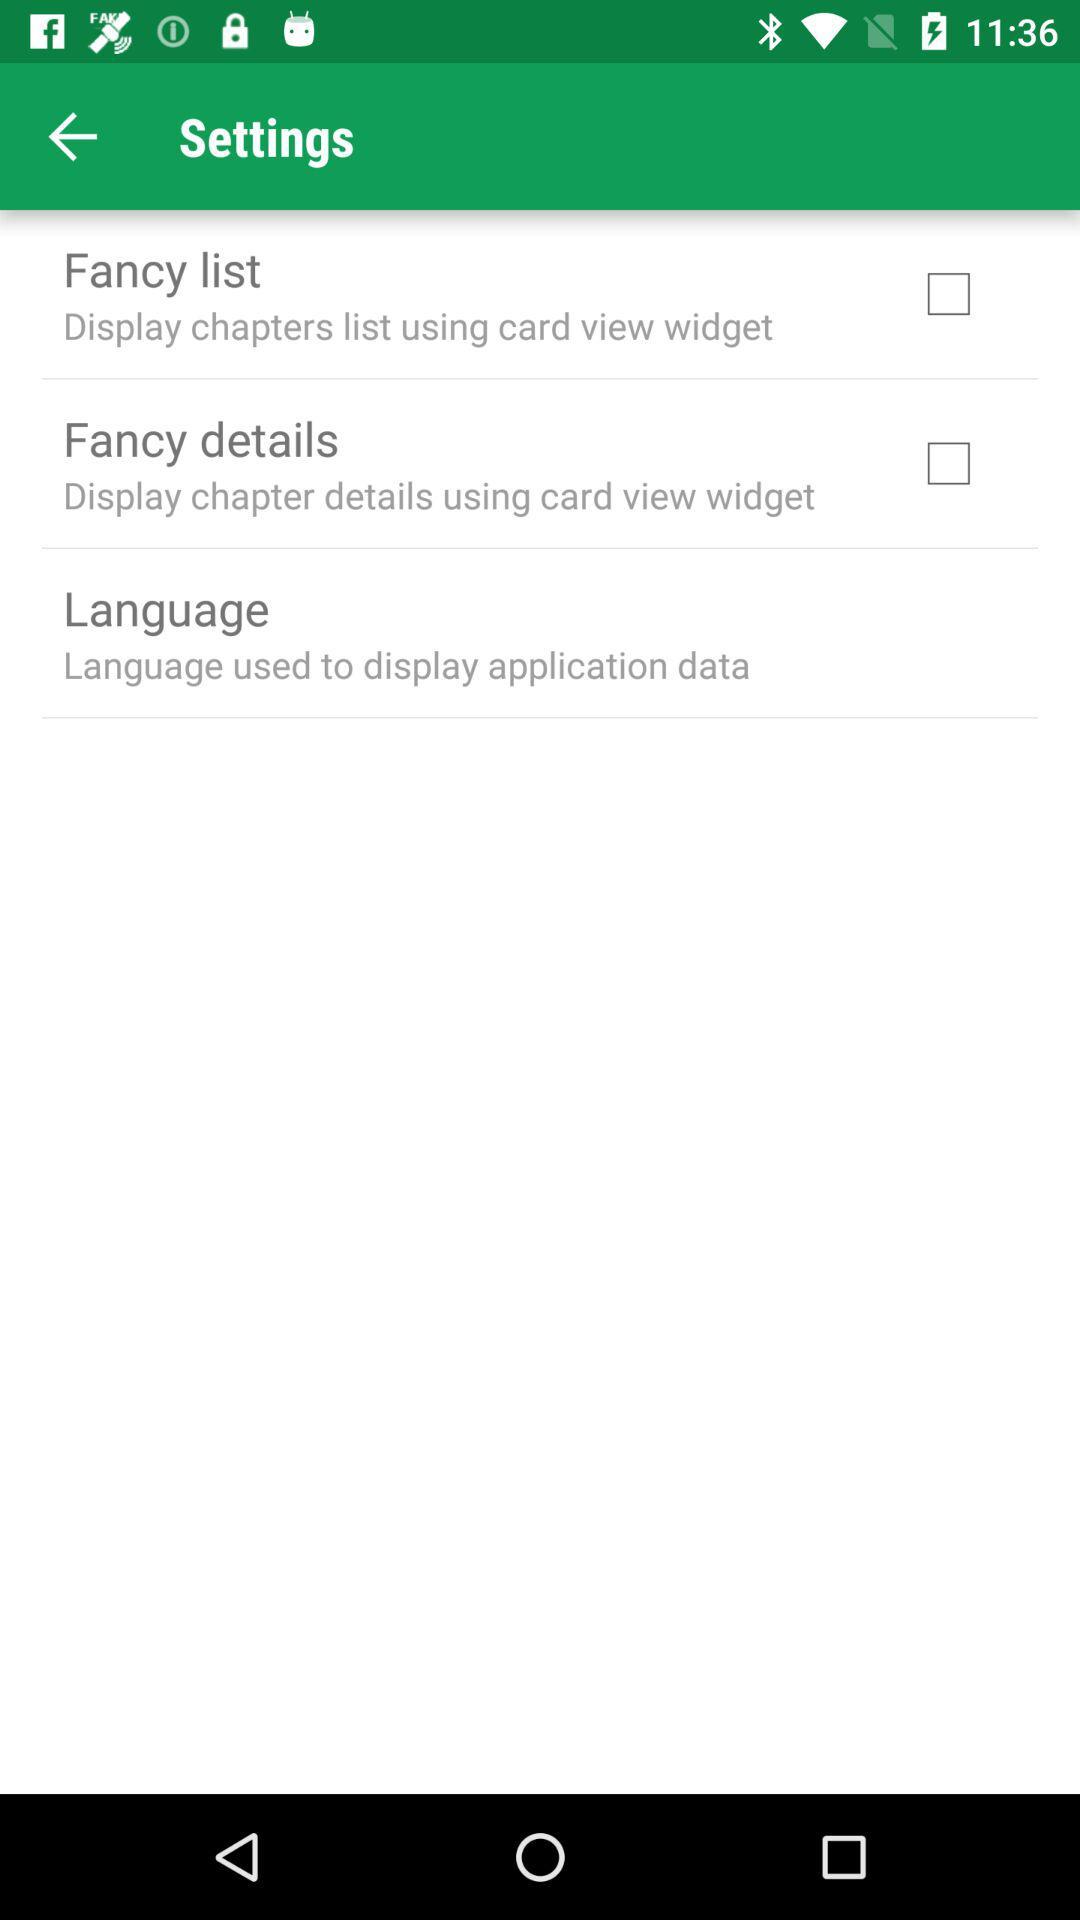 This screenshot has height=1920, width=1080. What do you see at coordinates (72, 135) in the screenshot?
I see `item next to settings` at bounding box center [72, 135].